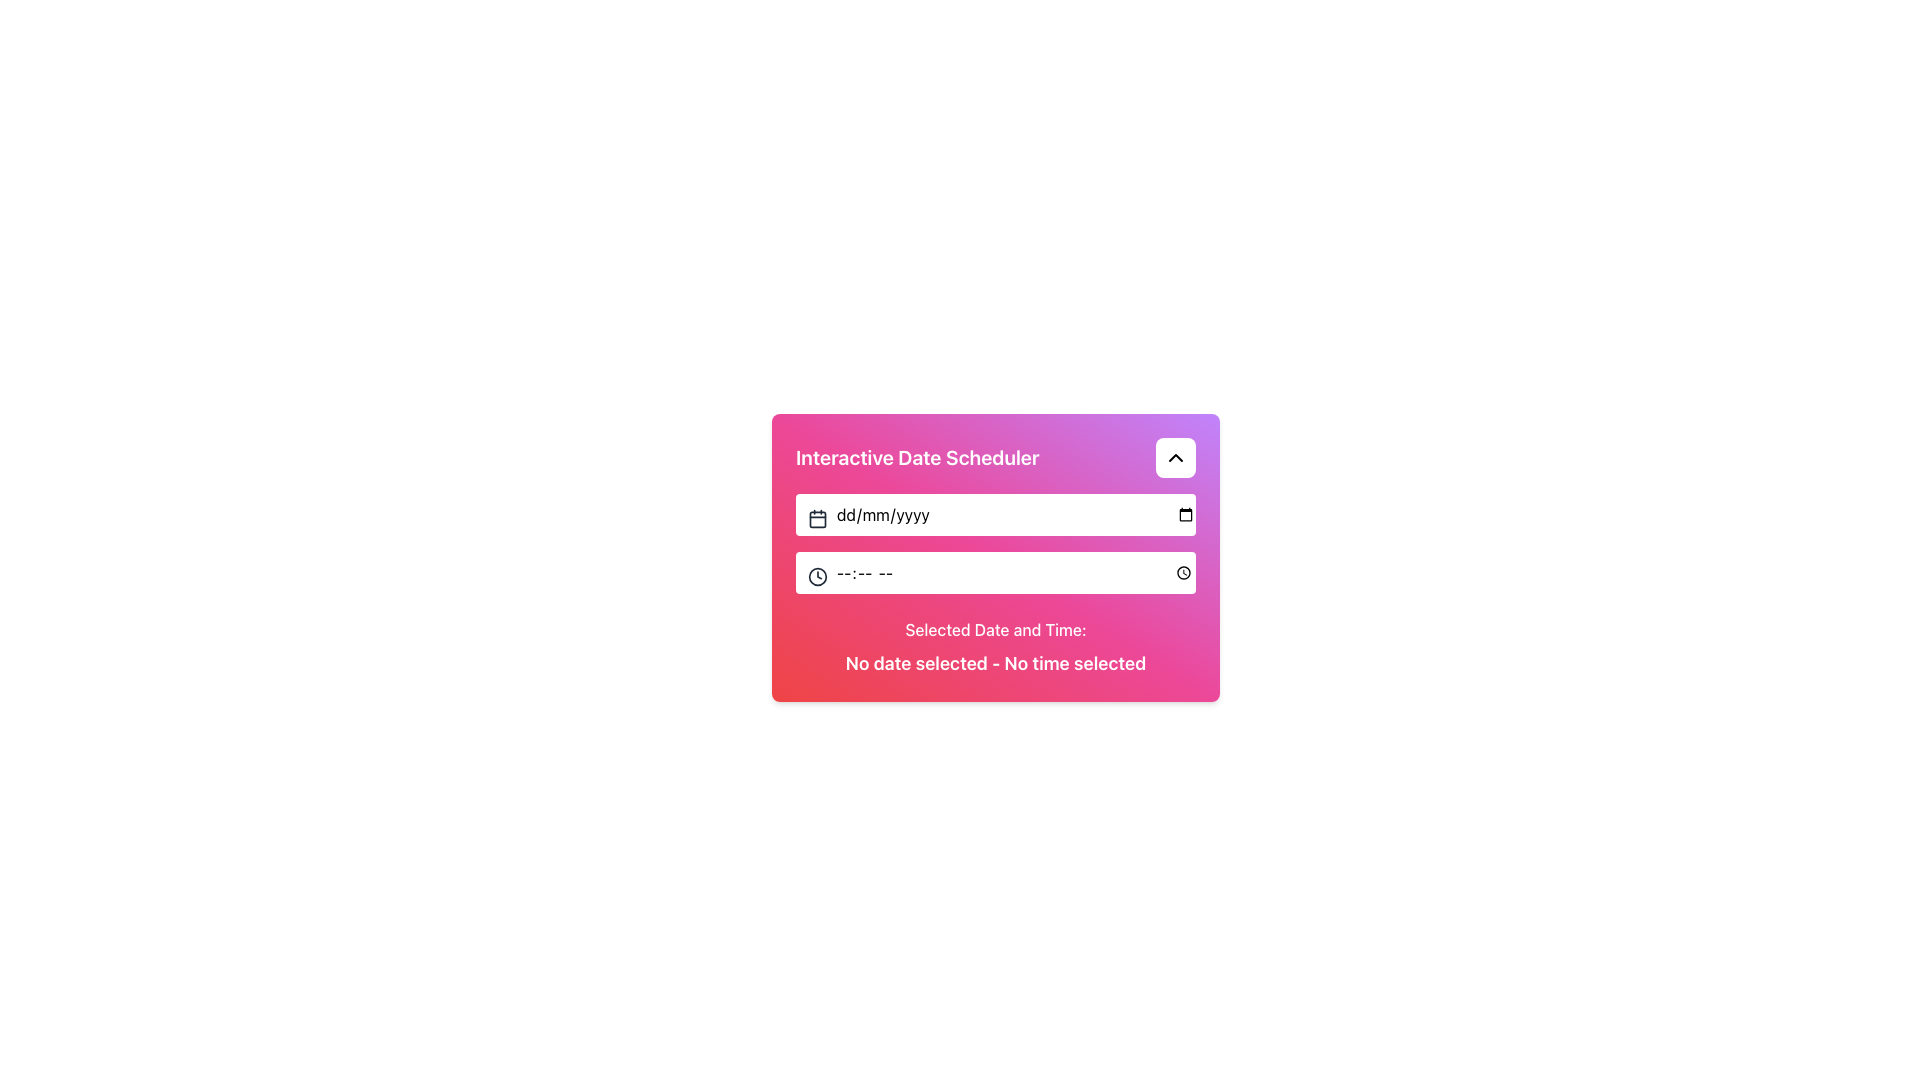 The width and height of the screenshot is (1920, 1080). I want to click on the calendar icon represented by a rectangular shape with rounded corners, located to the left of the 'dd/mm/yyyy' input field, so click(817, 518).